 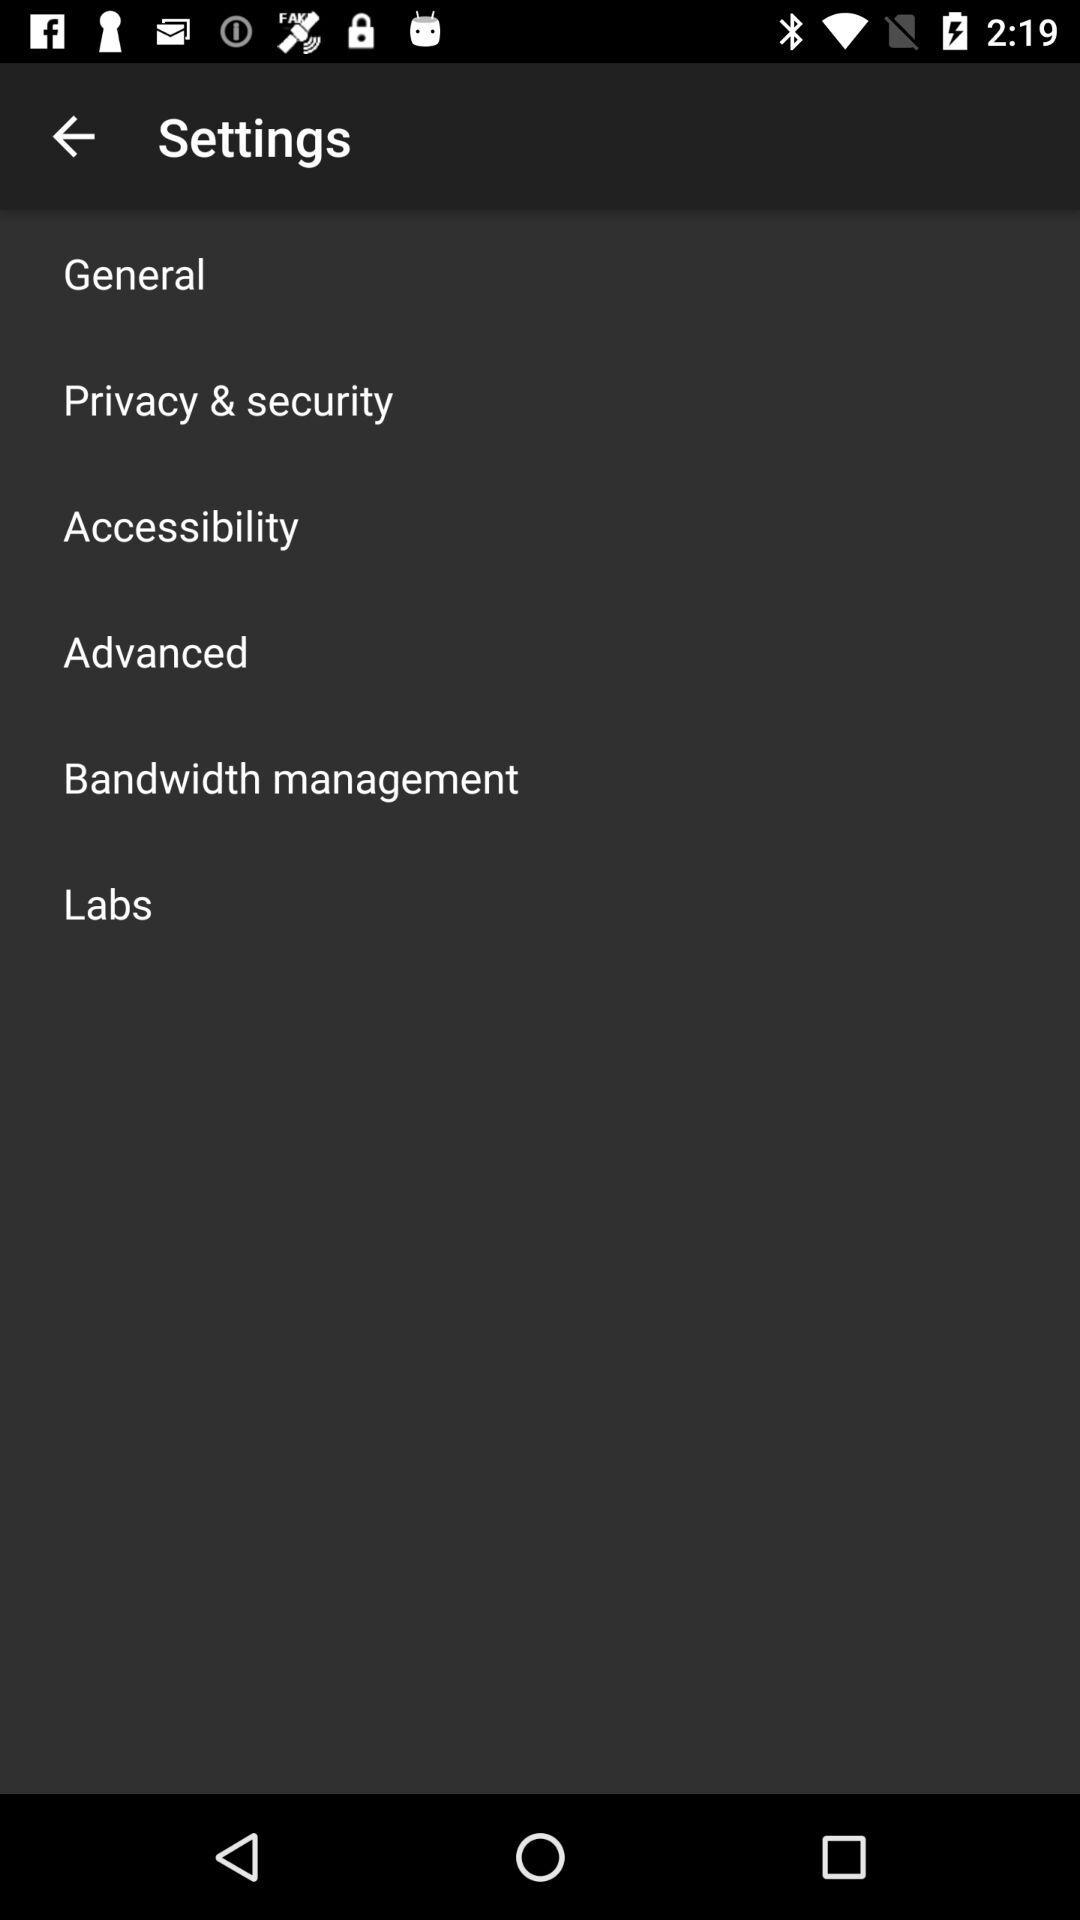 I want to click on bandwidth management icon, so click(x=290, y=776).